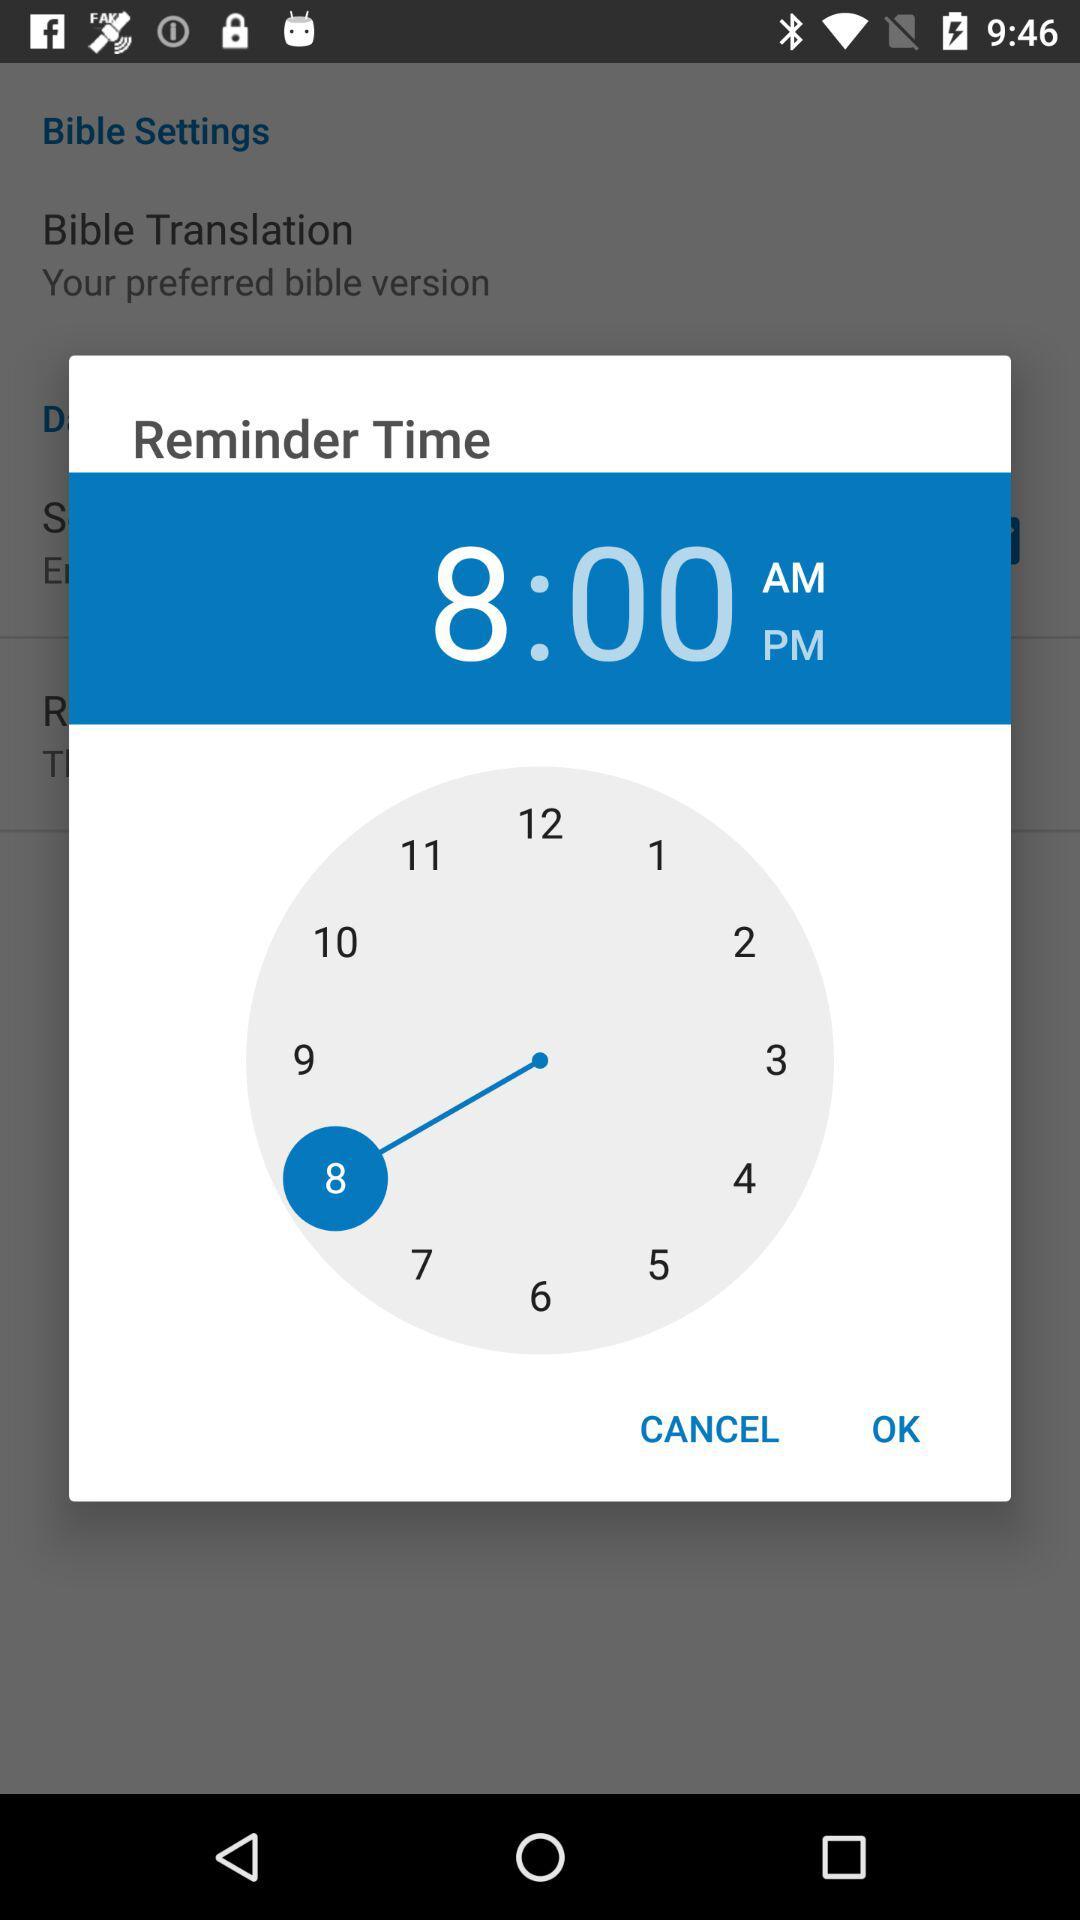  What do you see at coordinates (793, 569) in the screenshot?
I see `the icon above the pm item` at bounding box center [793, 569].